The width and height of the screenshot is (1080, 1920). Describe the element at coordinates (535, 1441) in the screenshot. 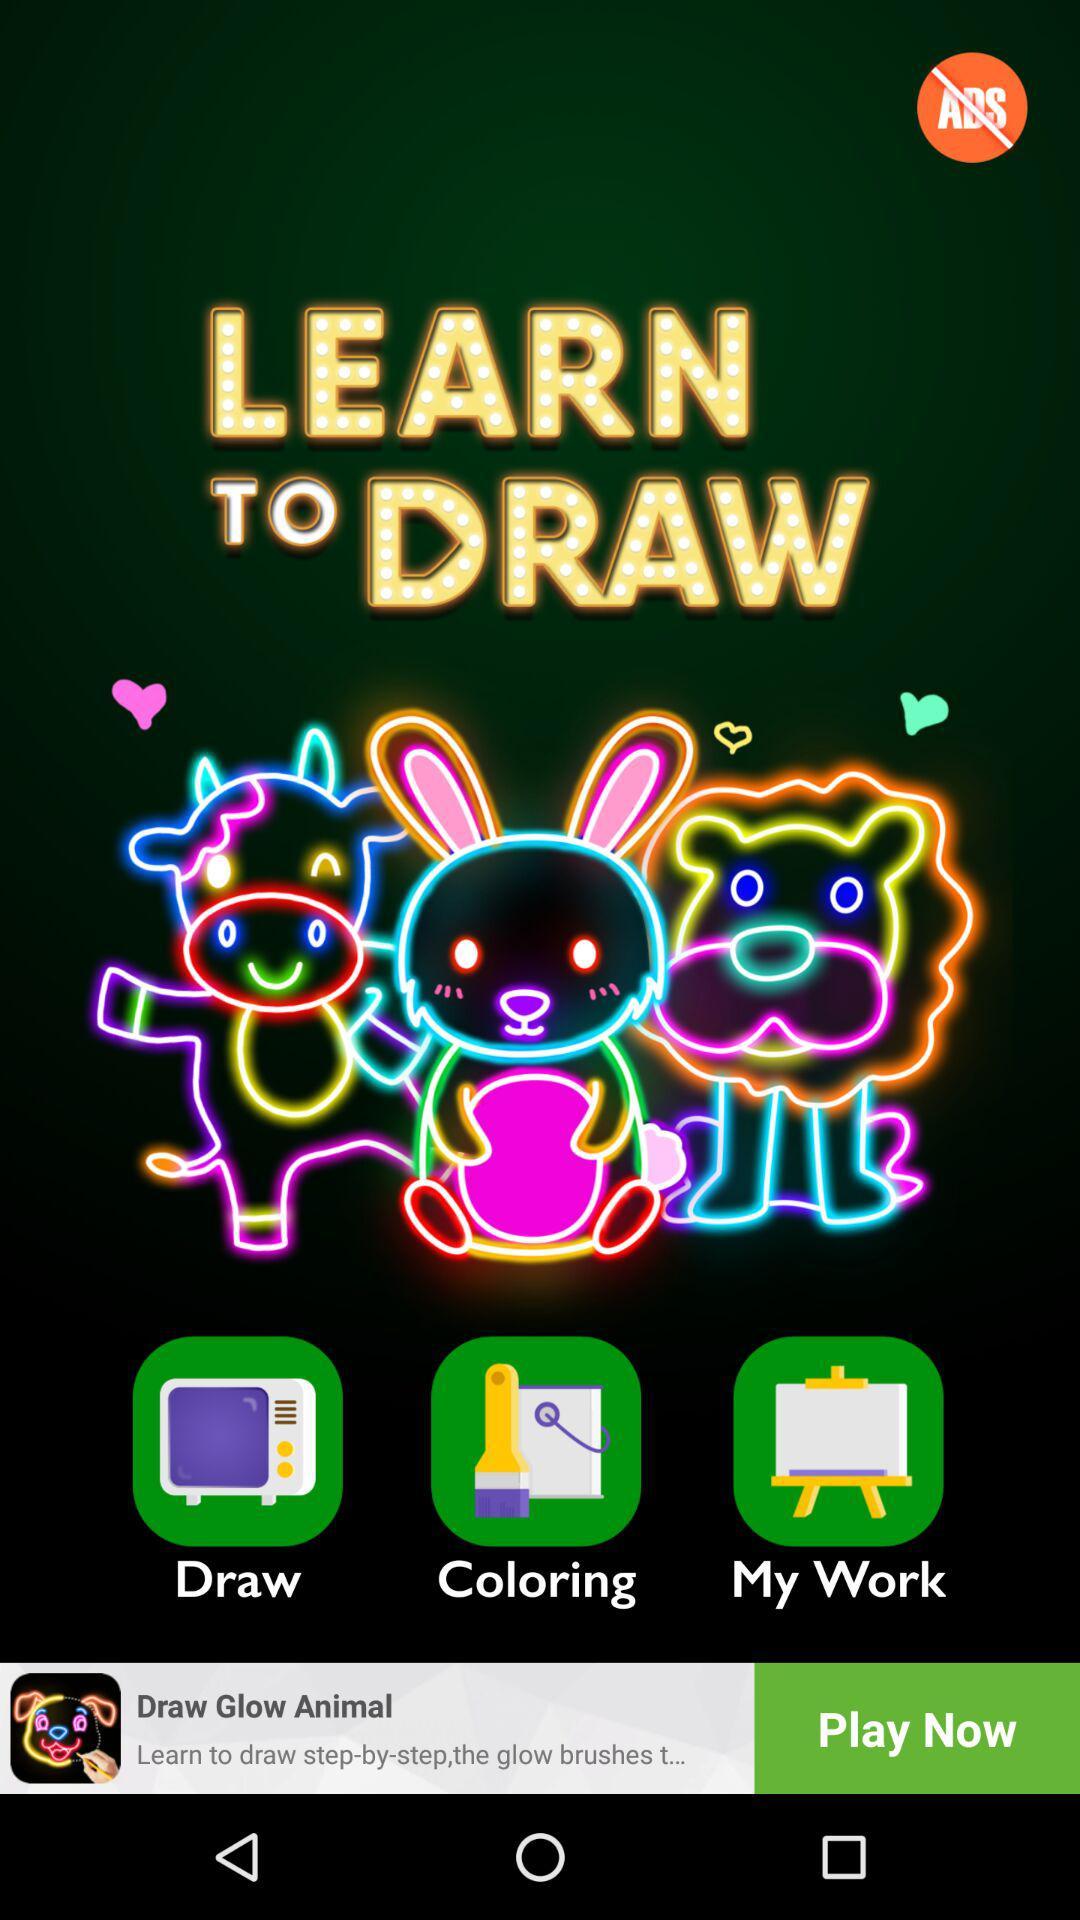

I see `icon above the coloring item` at that location.